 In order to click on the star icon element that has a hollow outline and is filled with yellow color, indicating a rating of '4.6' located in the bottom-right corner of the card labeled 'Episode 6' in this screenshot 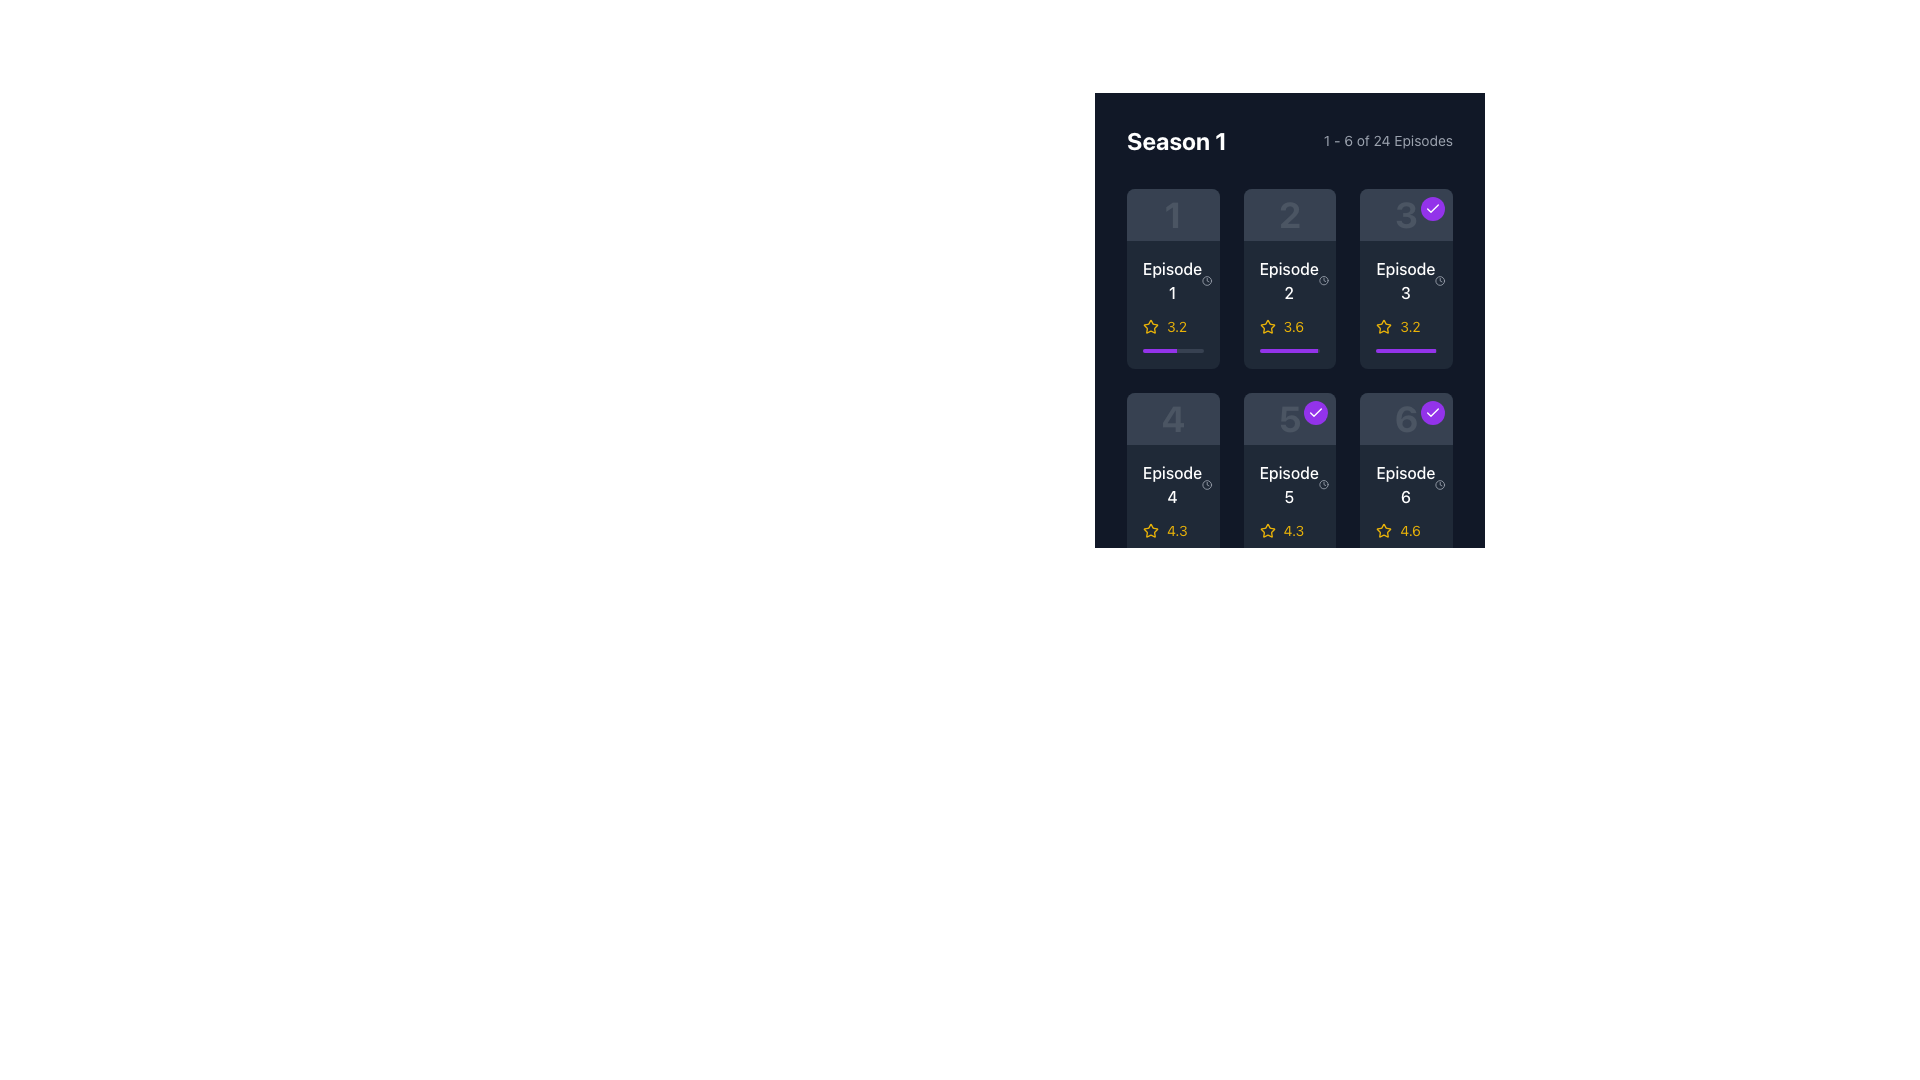, I will do `click(1383, 530)`.